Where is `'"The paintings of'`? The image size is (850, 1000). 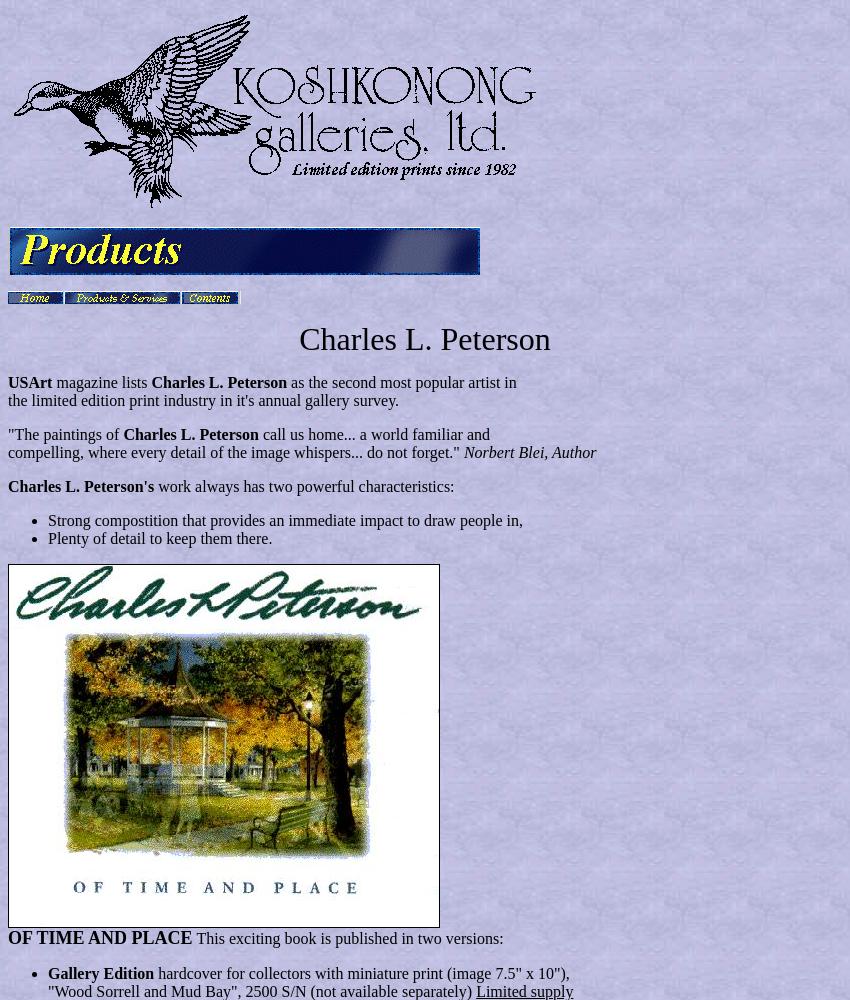 '"The paintings of' is located at coordinates (65, 434).